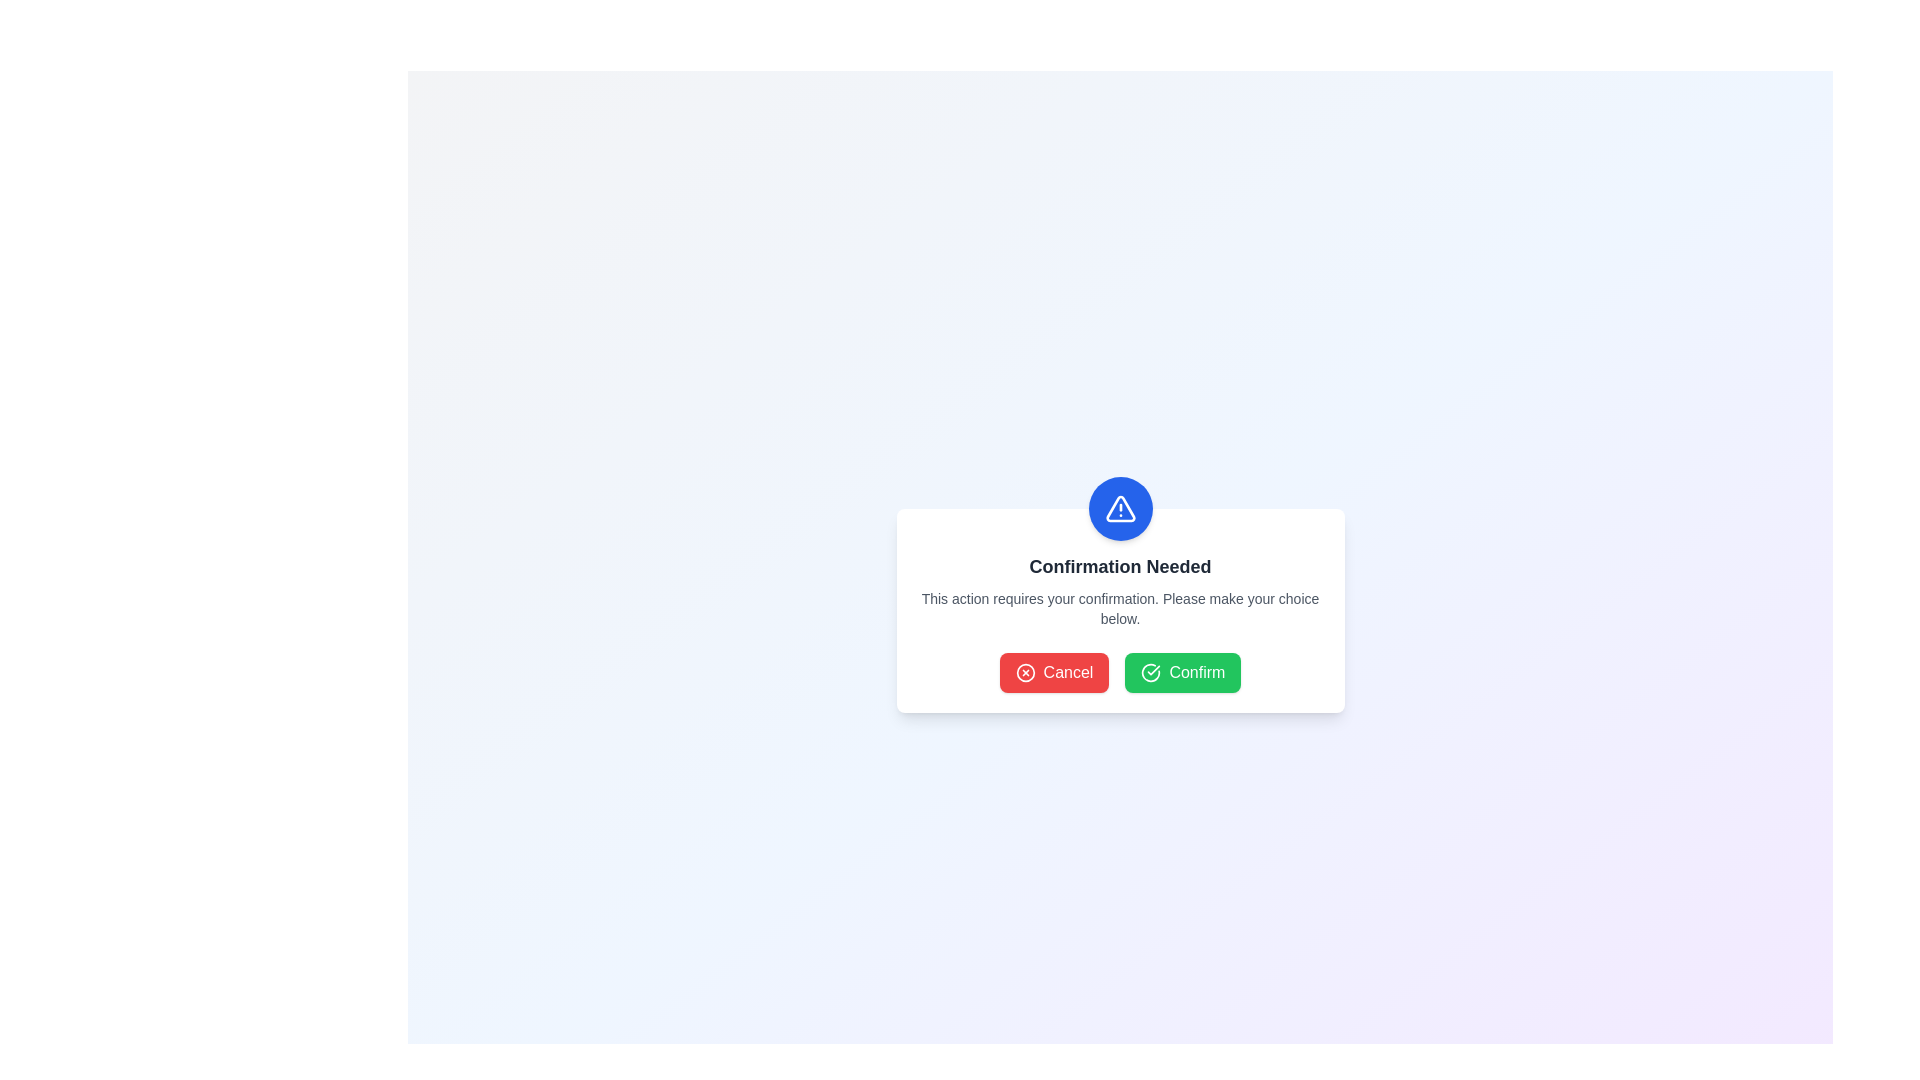  I want to click on the 'Cancel' text label, which is styled with a white font on a red background, so click(1067, 672).